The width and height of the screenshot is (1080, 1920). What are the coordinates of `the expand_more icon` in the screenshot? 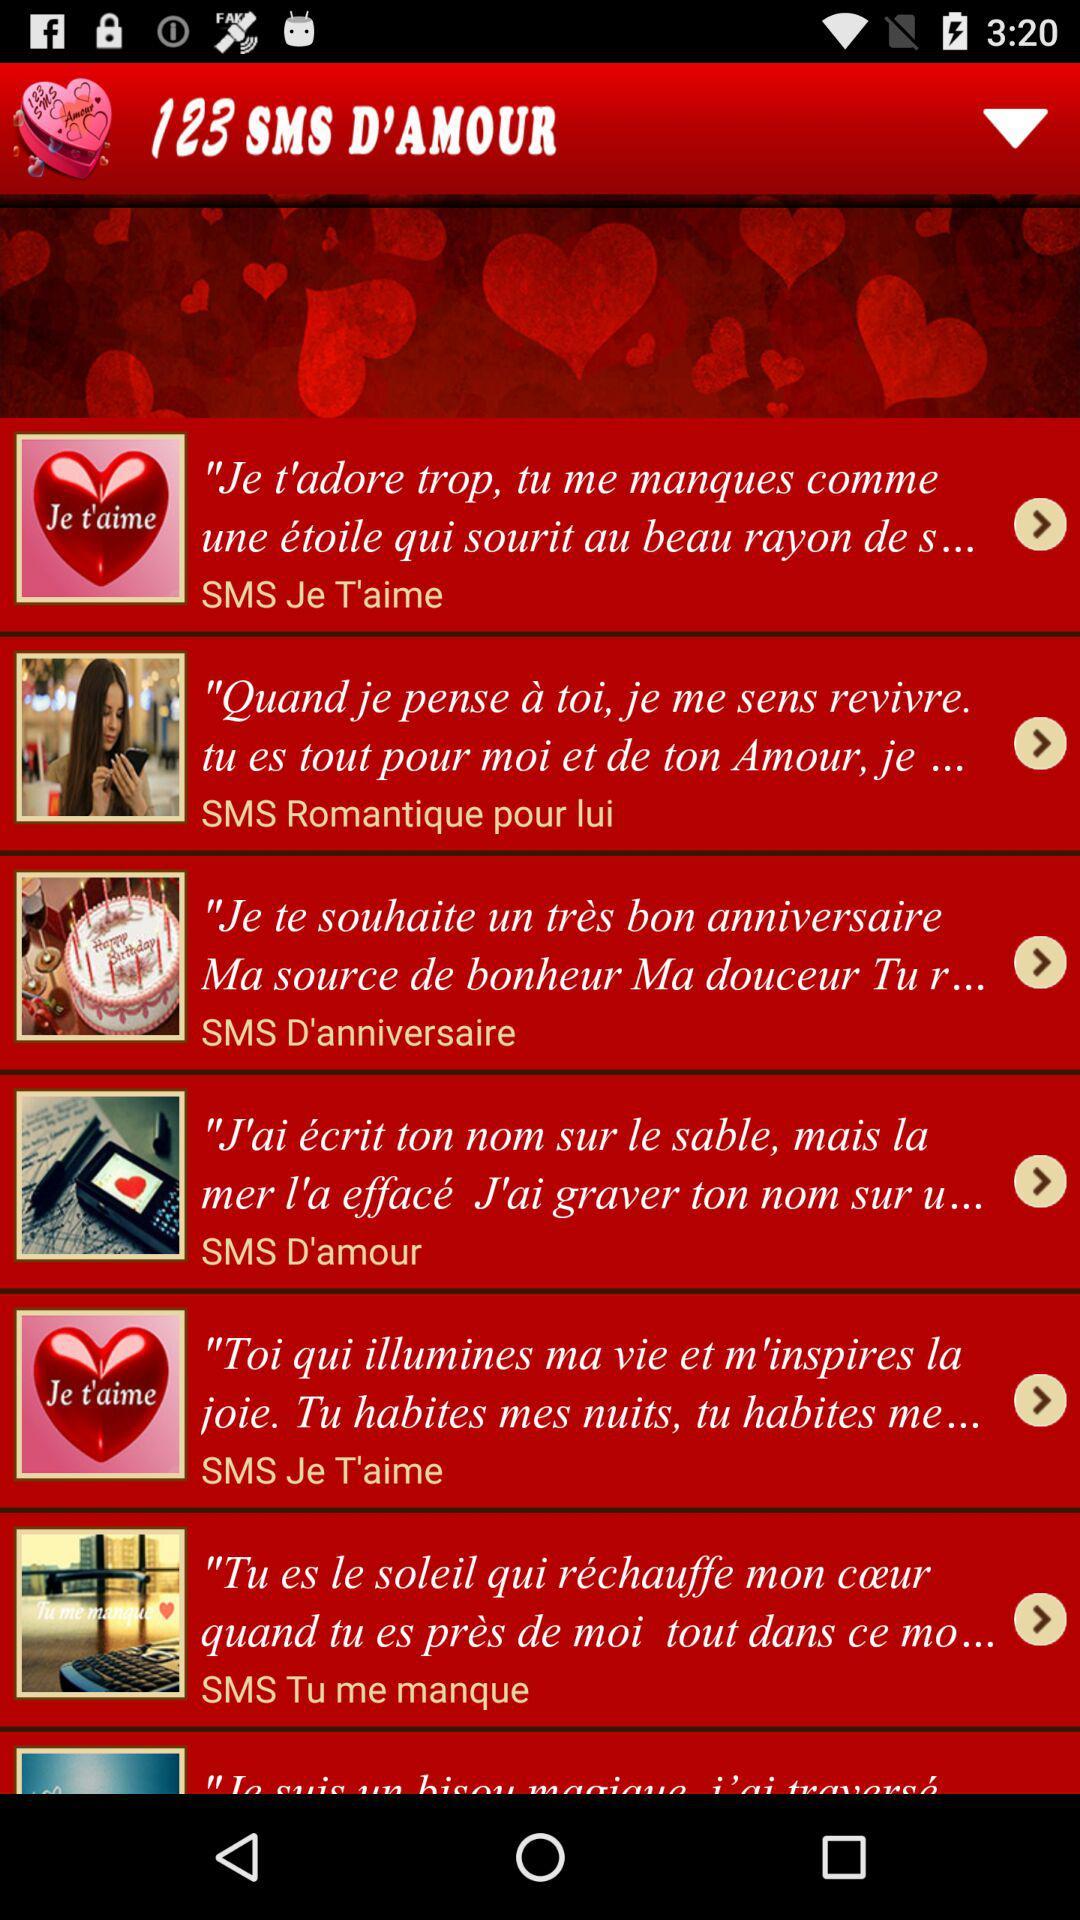 It's located at (1015, 136).